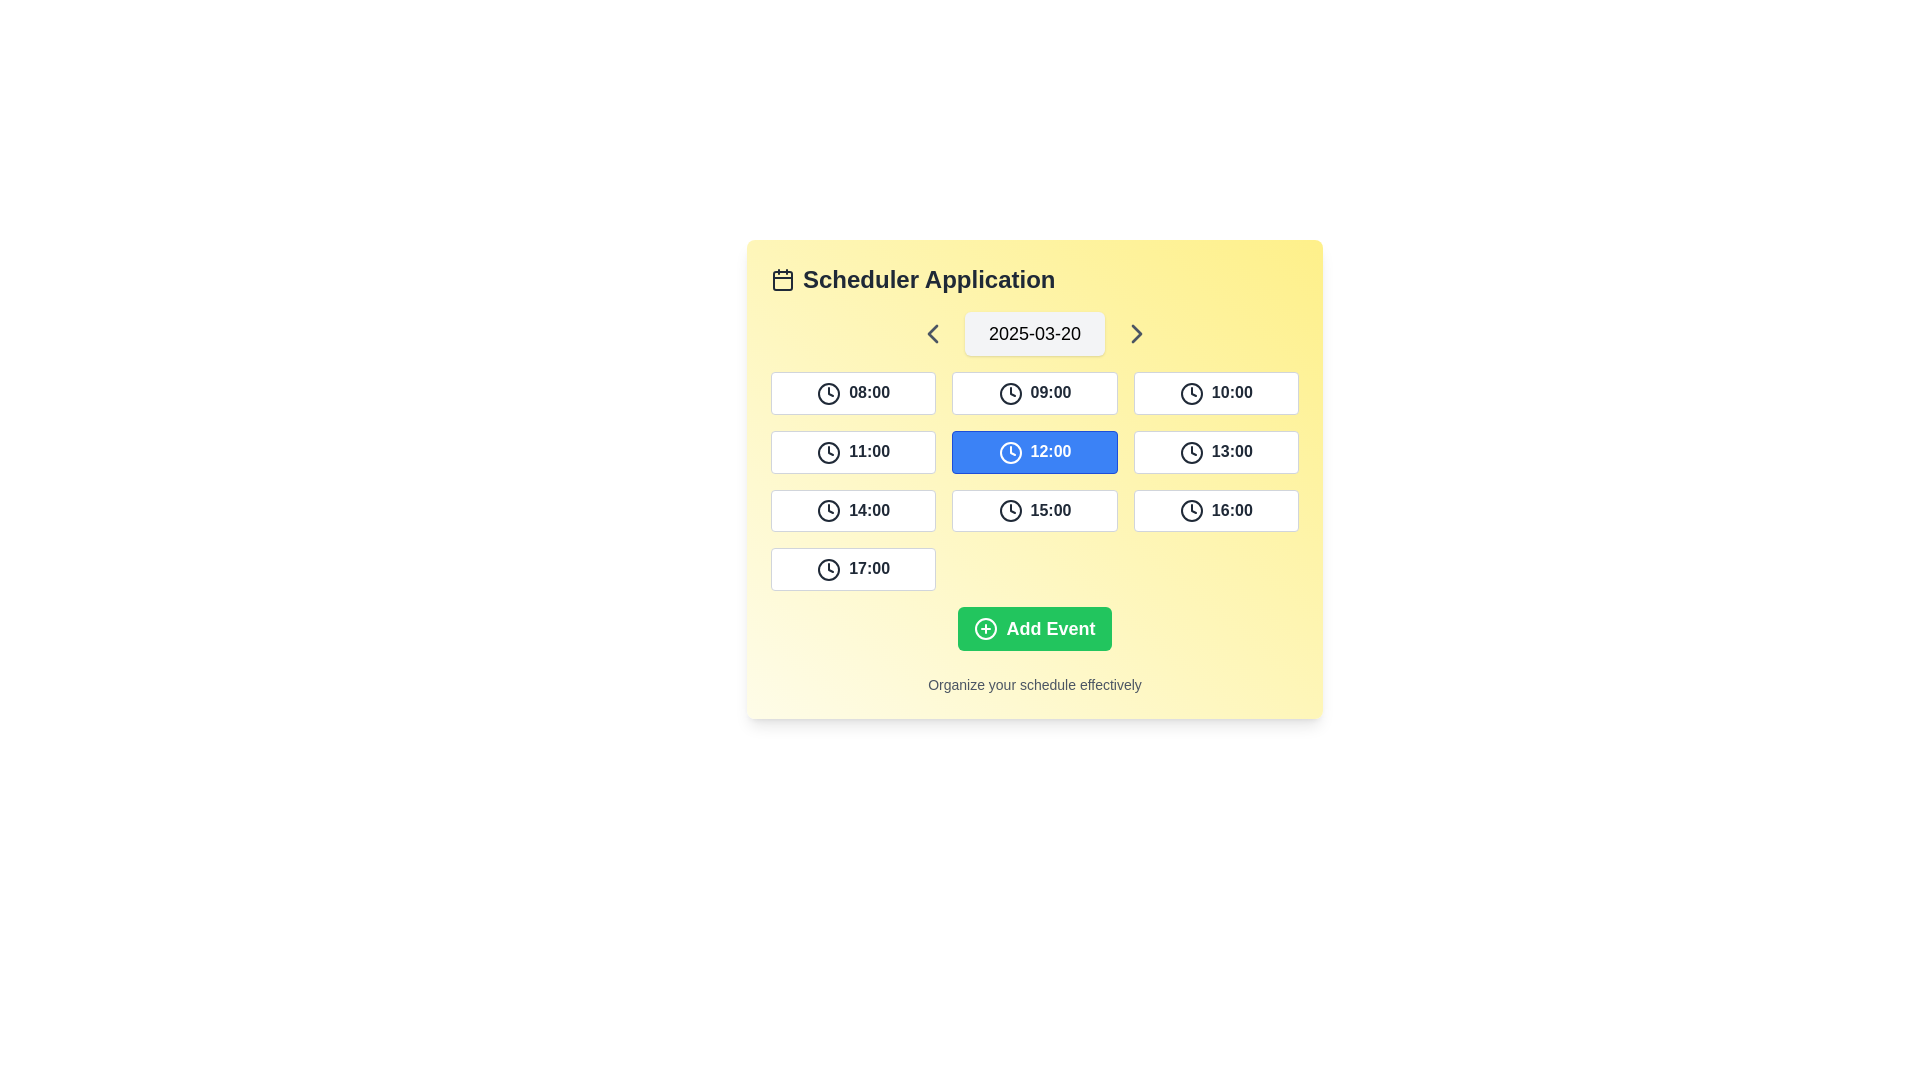 This screenshot has width=1920, height=1080. What do you see at coordinates (1035, 509) in the screenshot?
I see `the button displaying '15:00' with a clock icon on its left, located` at bounding box center [1035, 509].